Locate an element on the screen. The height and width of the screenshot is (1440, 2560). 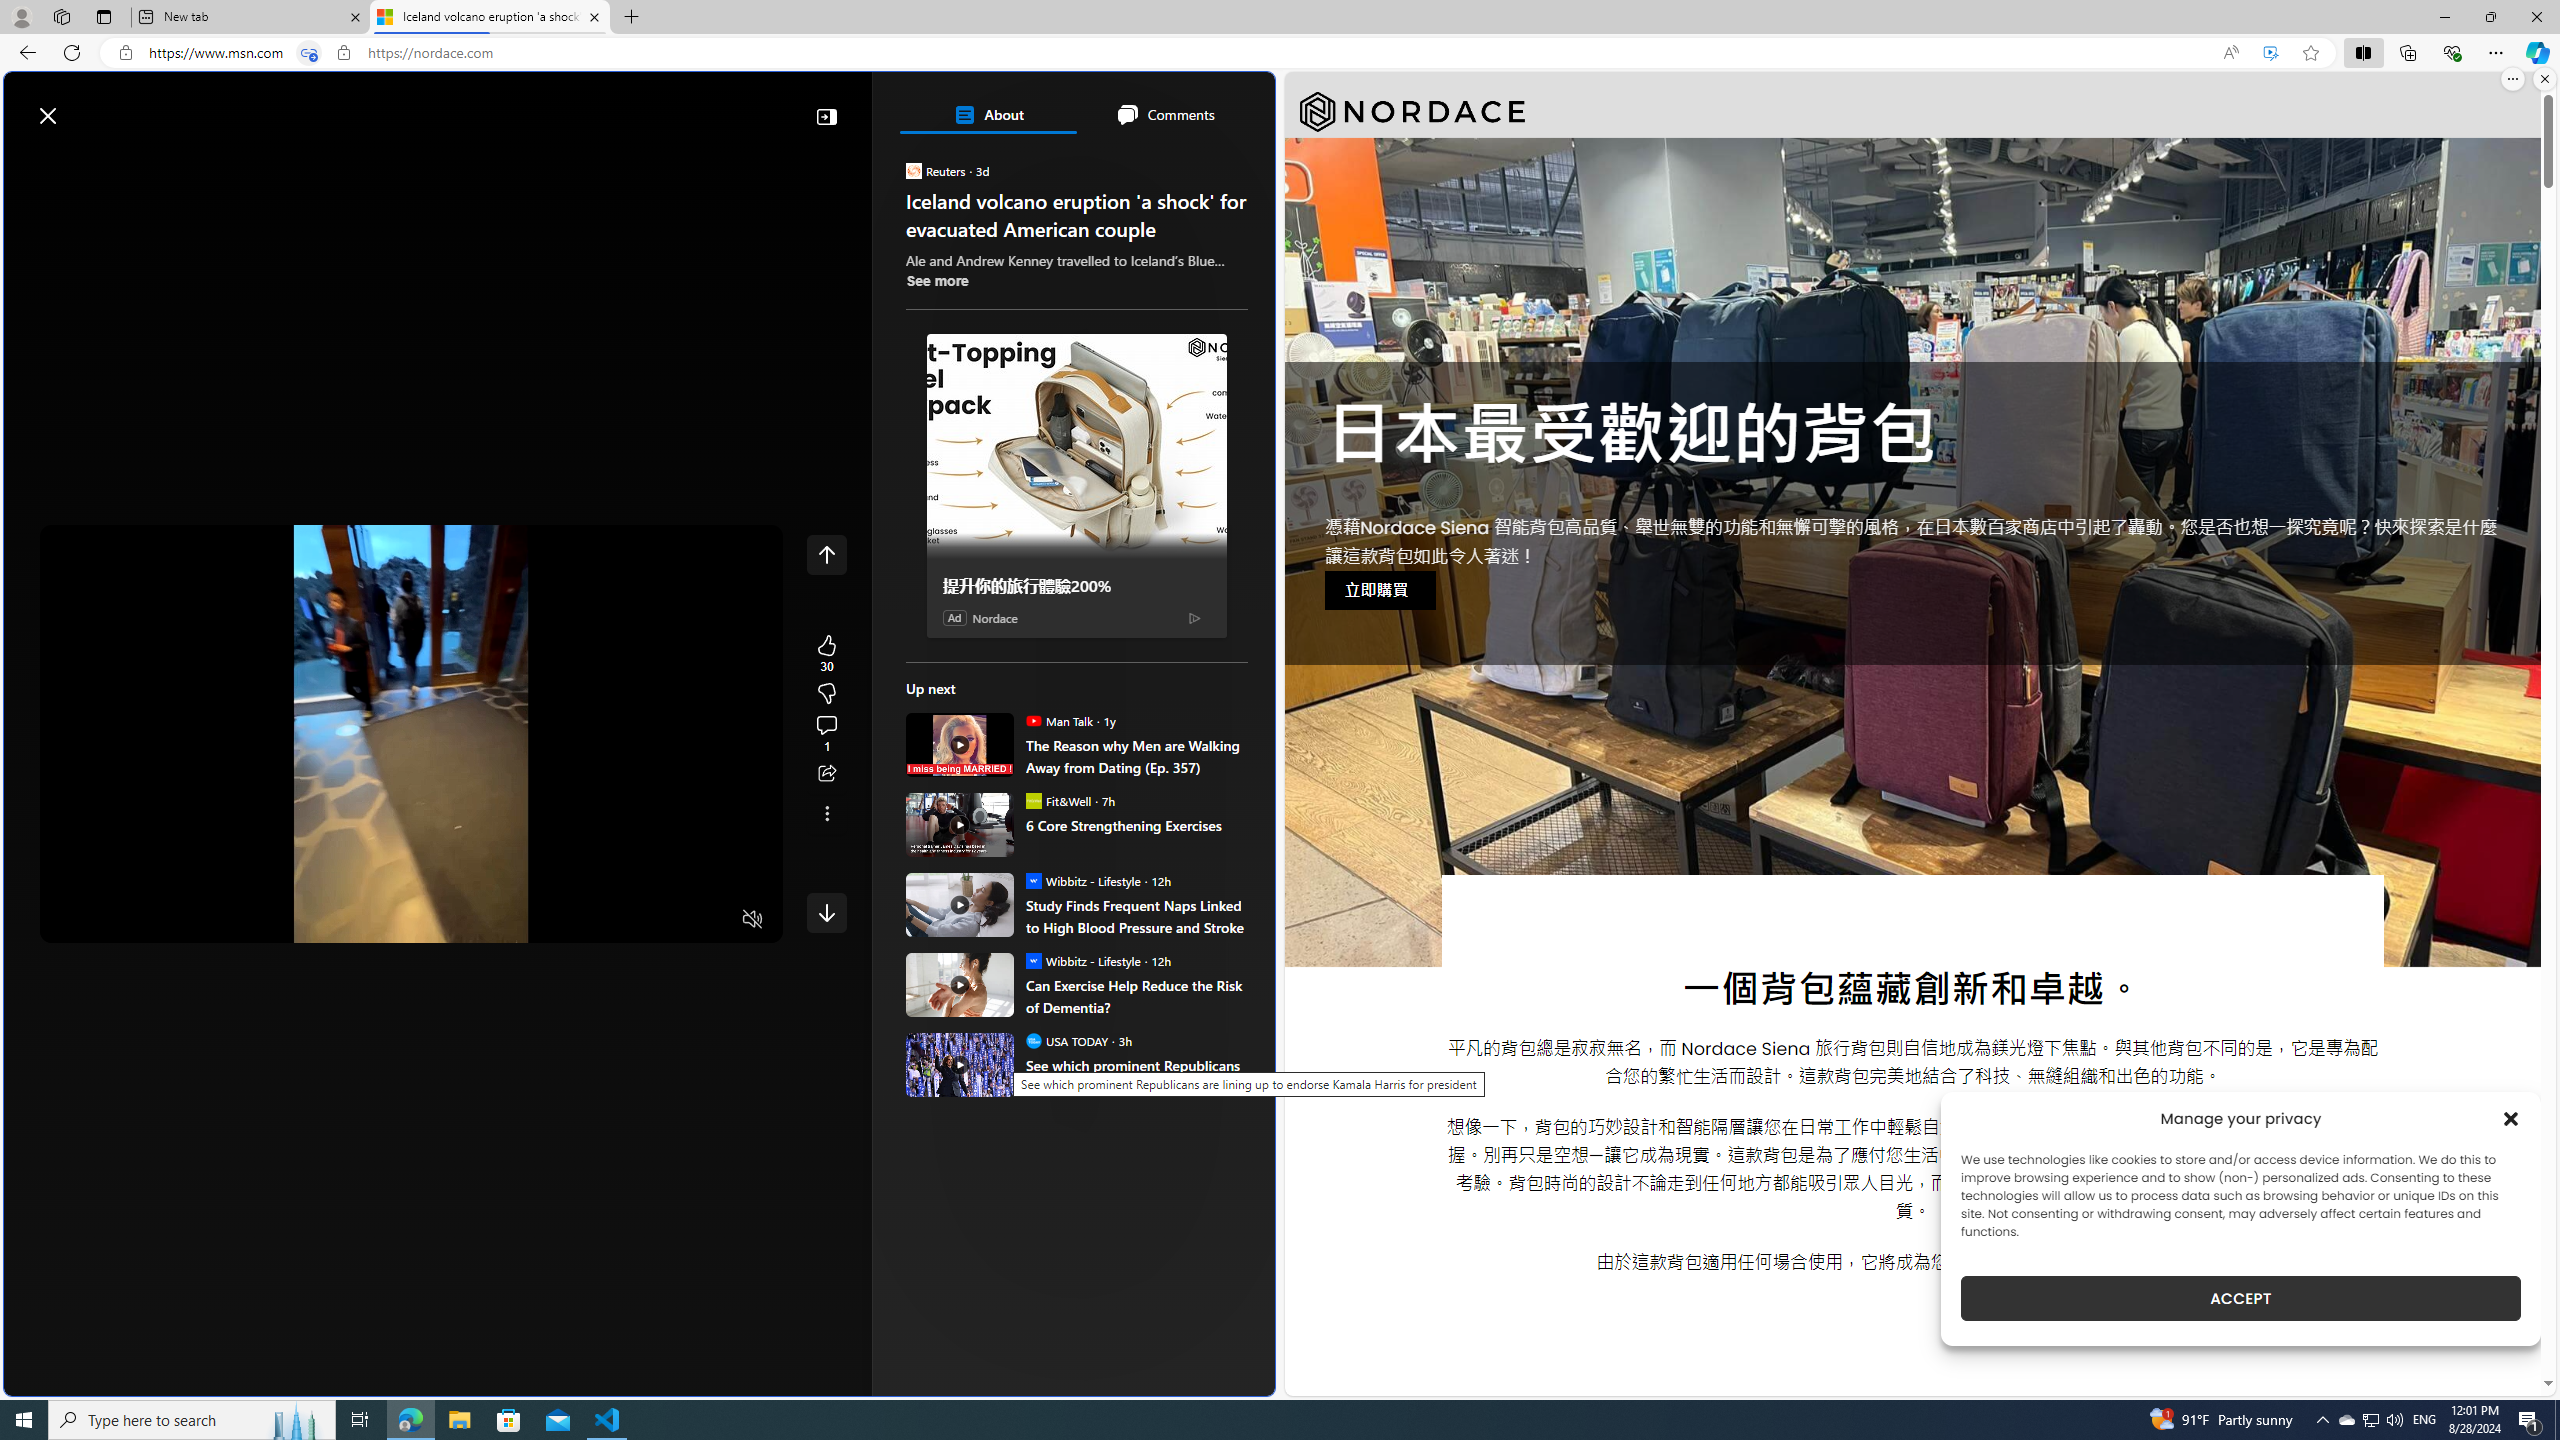
'30 Like' is located at coordinates (826, 652).